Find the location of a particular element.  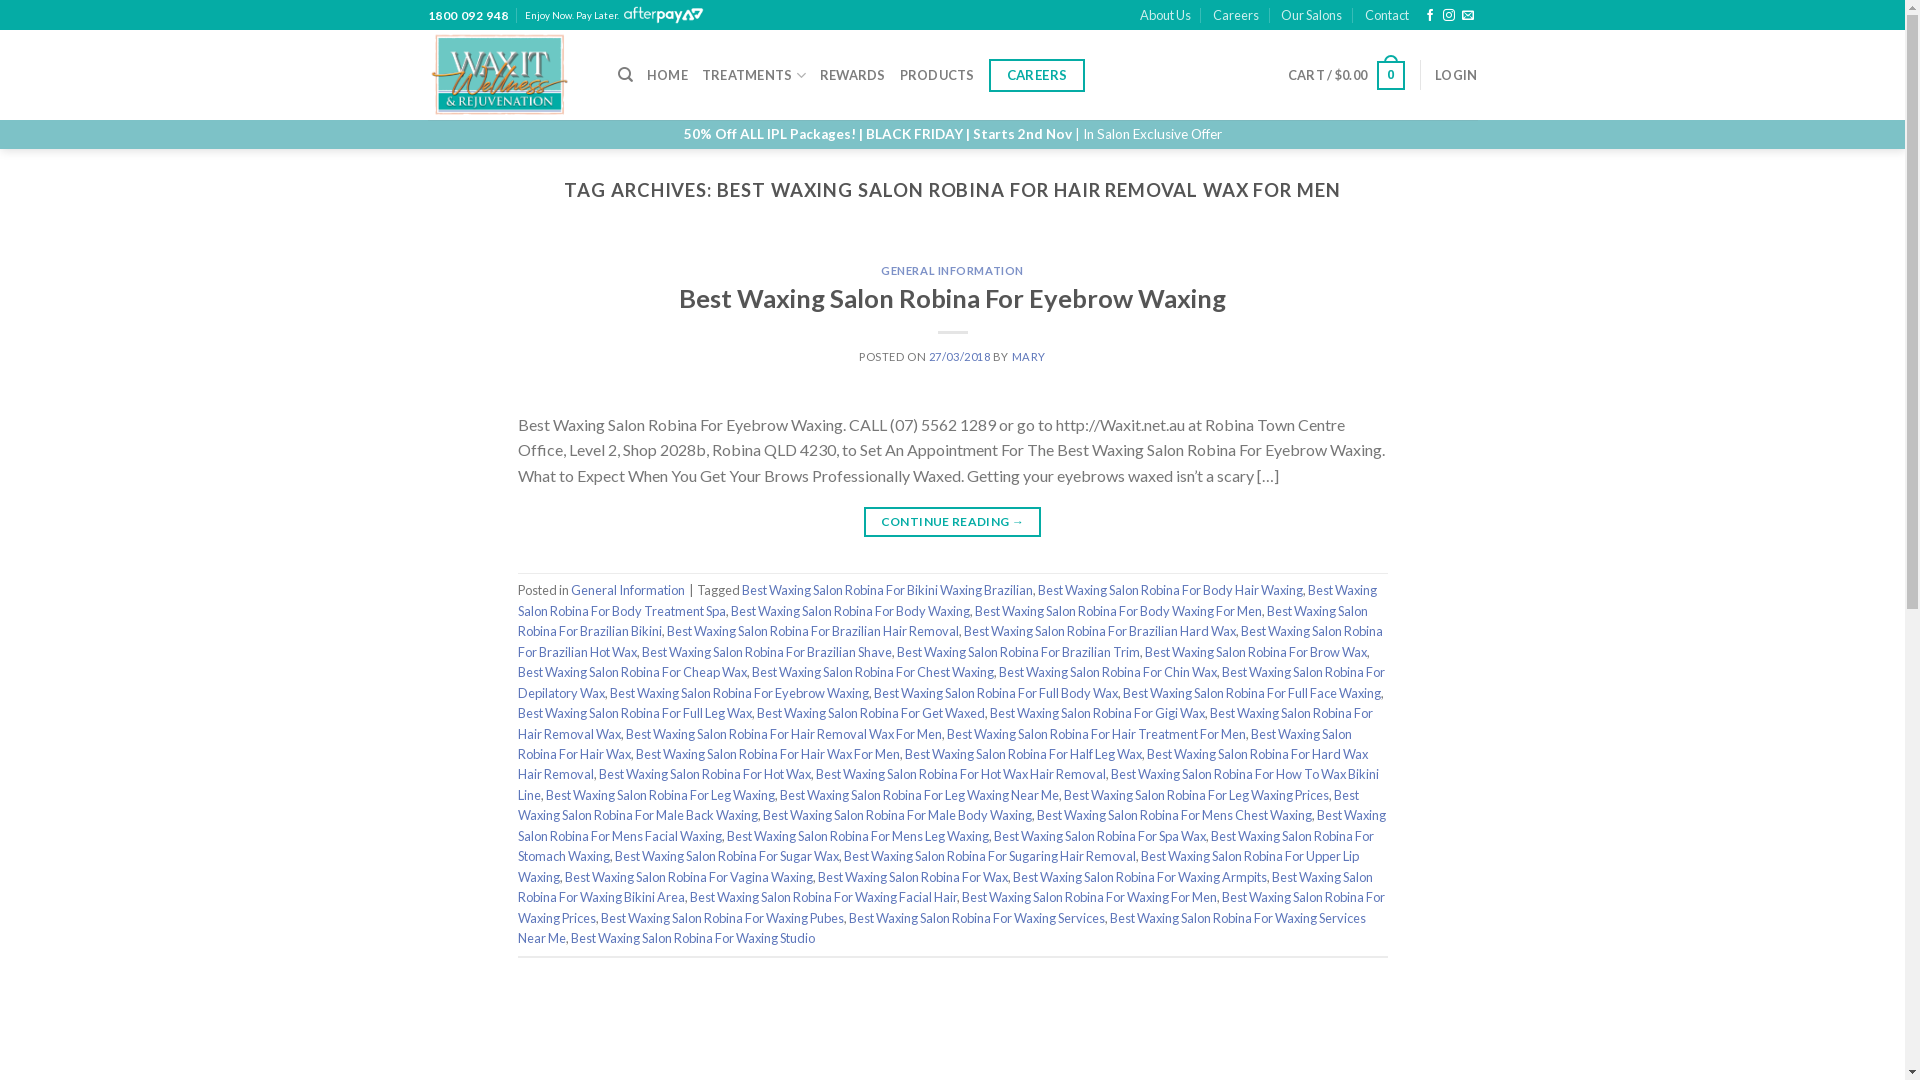

'Best Waxing Salon Robina For Full Leg Wax' is located at coordinates (633, 712).